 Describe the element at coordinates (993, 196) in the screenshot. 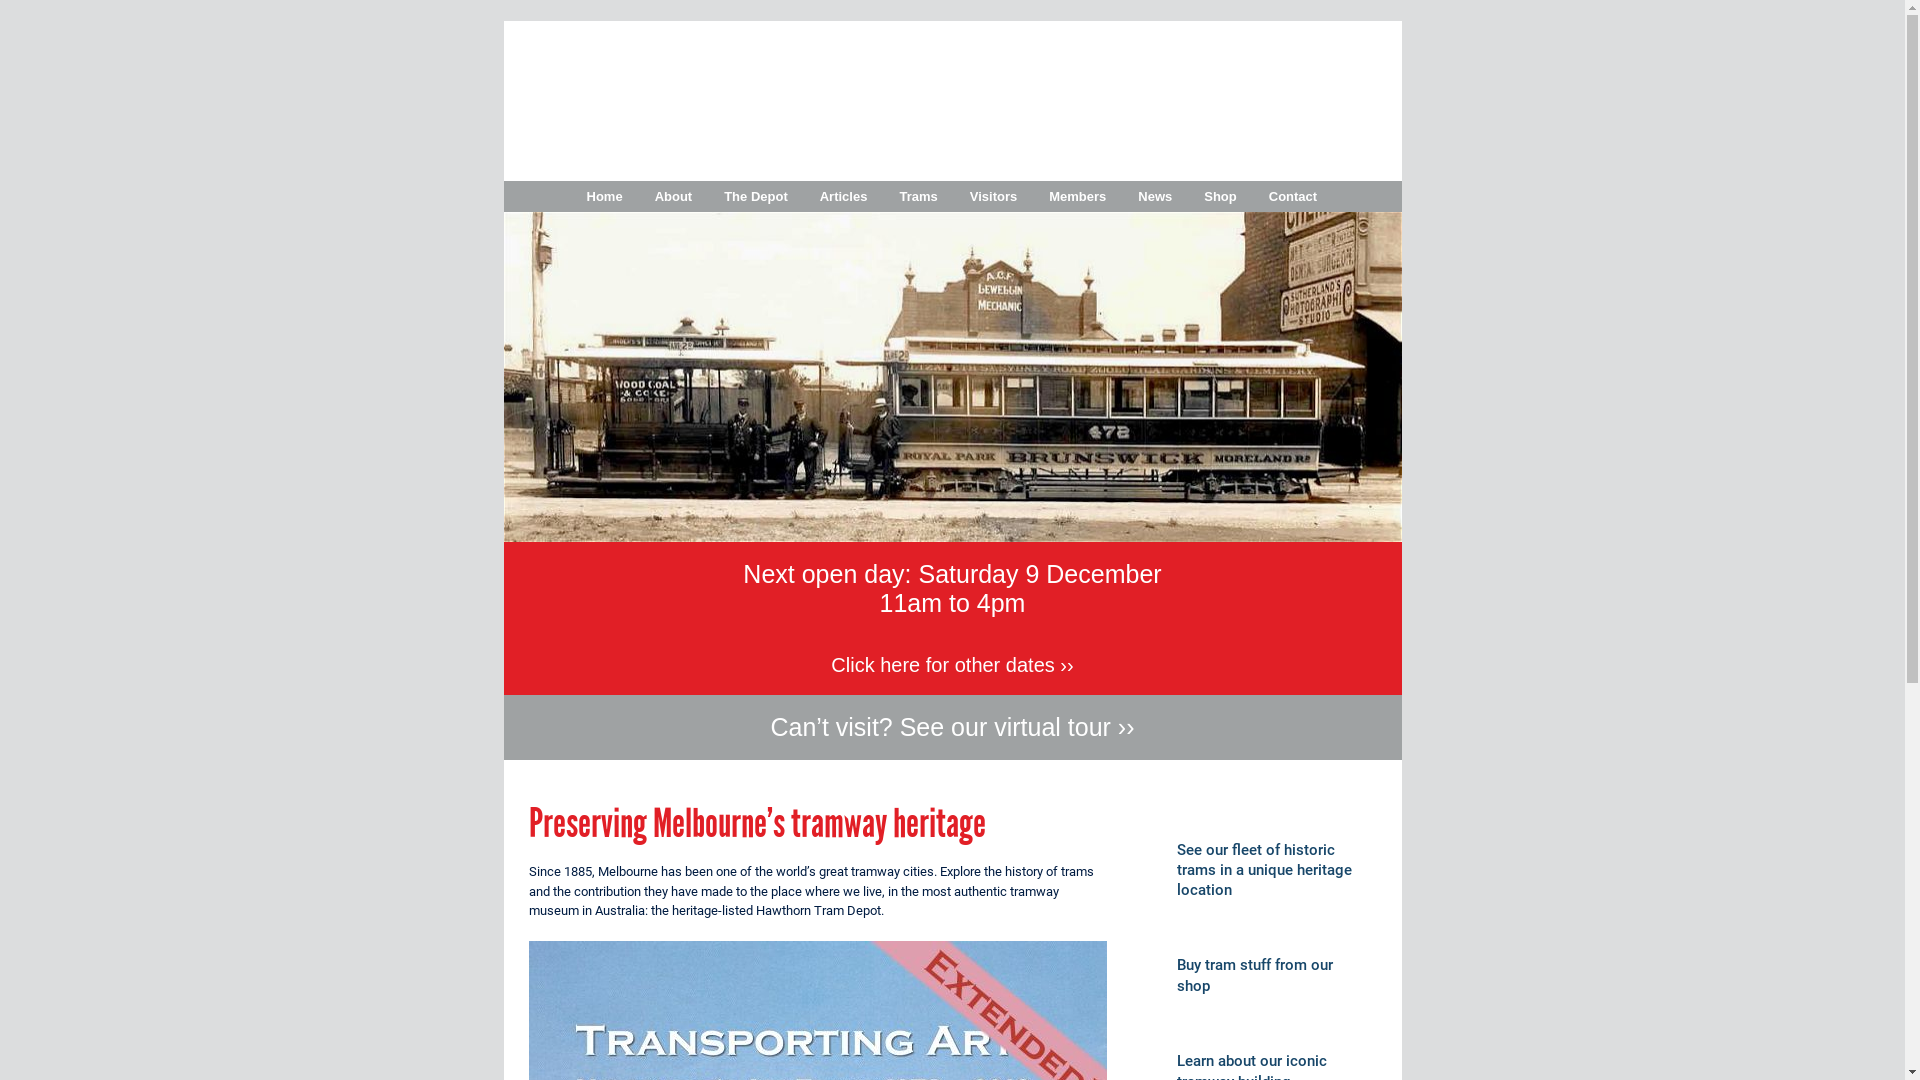

I see `'Visitors'` at that location.